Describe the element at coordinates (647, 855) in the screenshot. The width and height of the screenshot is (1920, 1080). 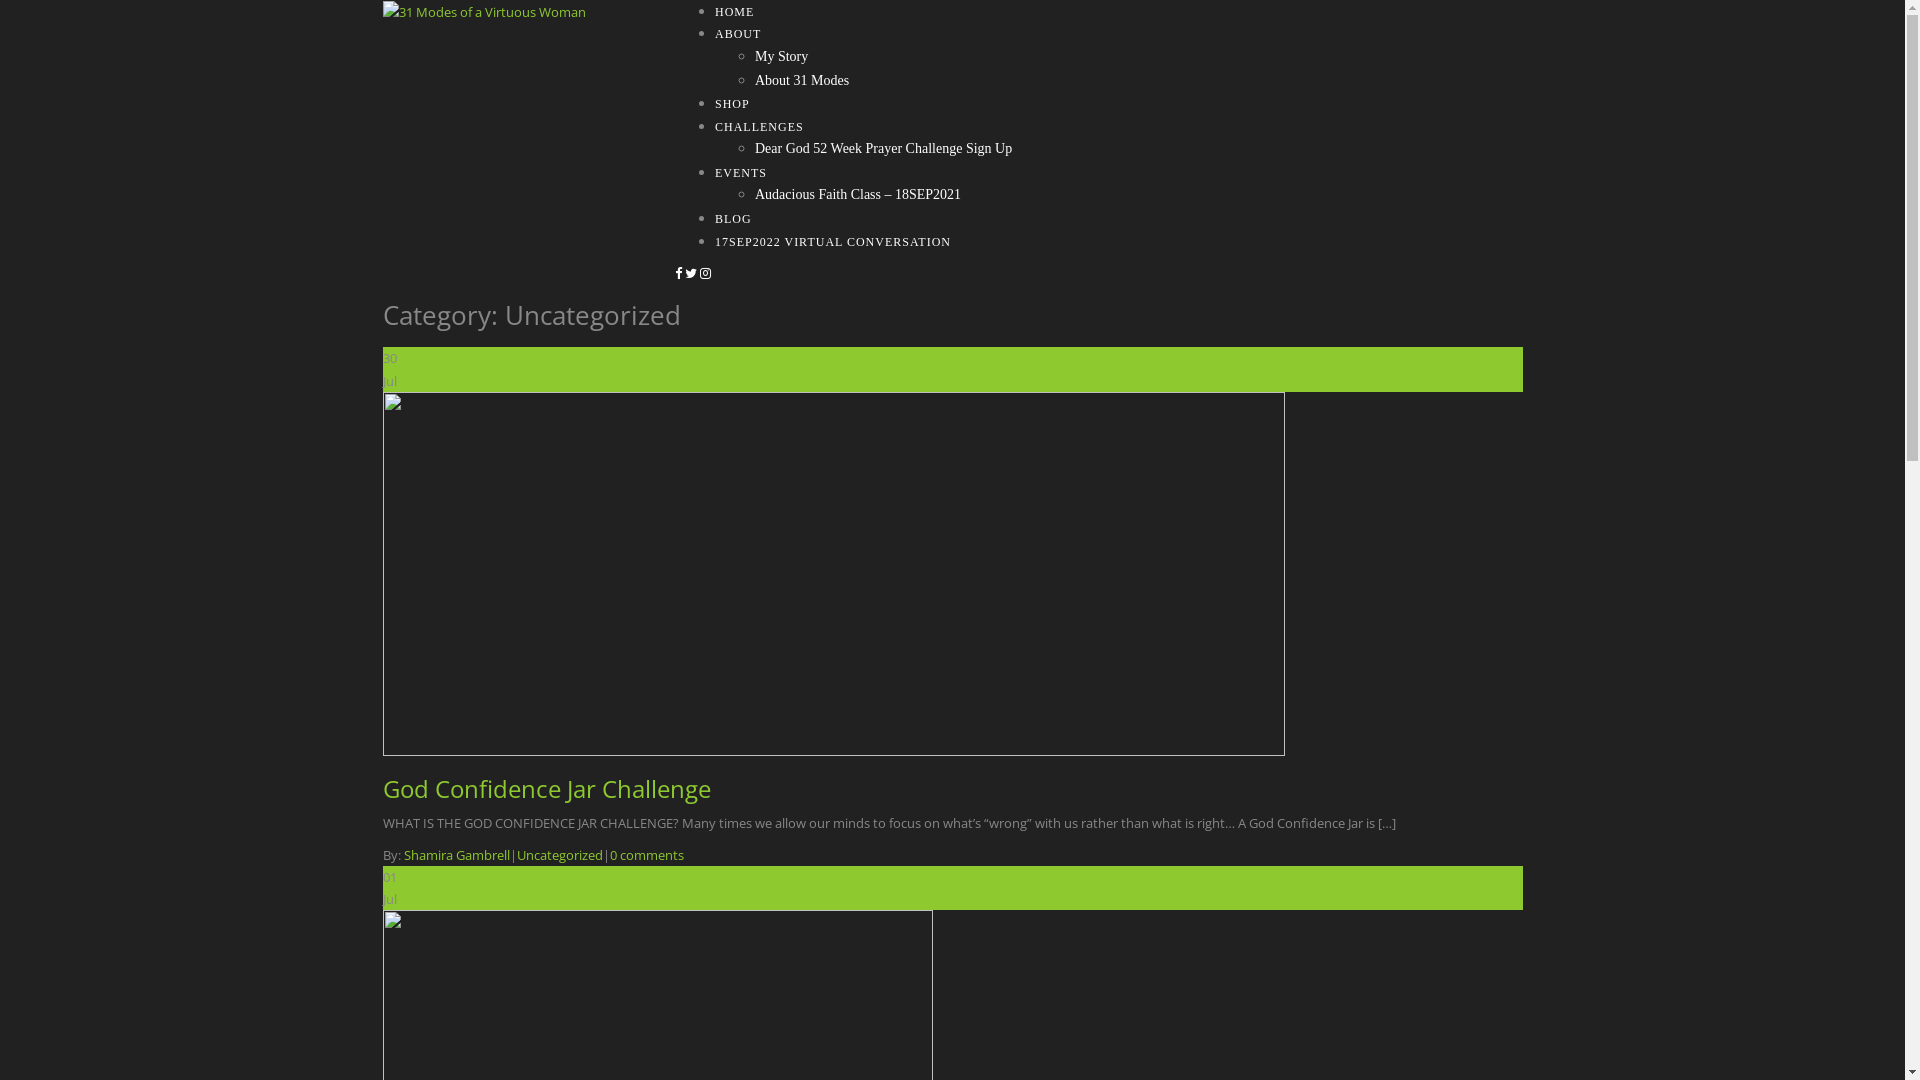
I see `'0 comments'` at that location.